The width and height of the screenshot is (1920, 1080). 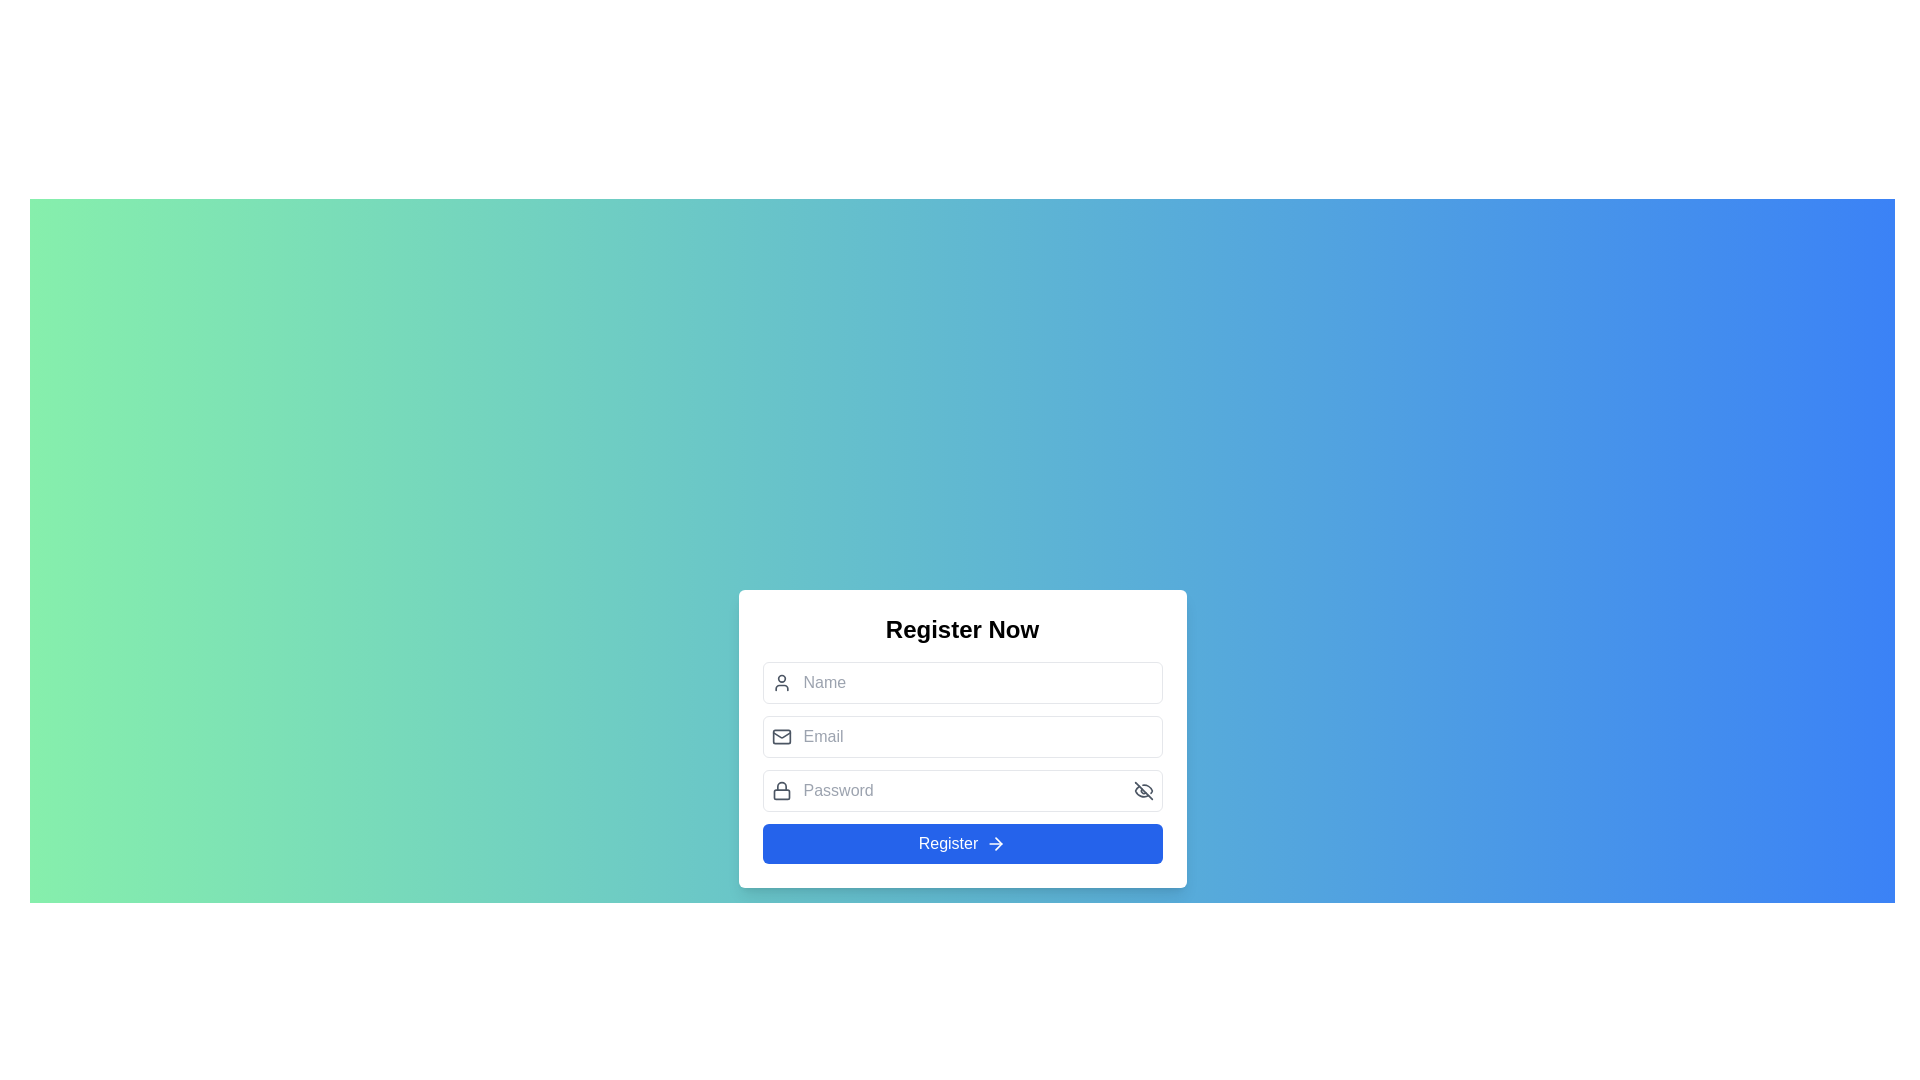 What do you see at coordinates (947, 844) in the screenshot?
I see `the label for the 'Register' button, which is located to the left of the right-facing arrow icon near the bottom of the form` at bounding box center [947, 844].